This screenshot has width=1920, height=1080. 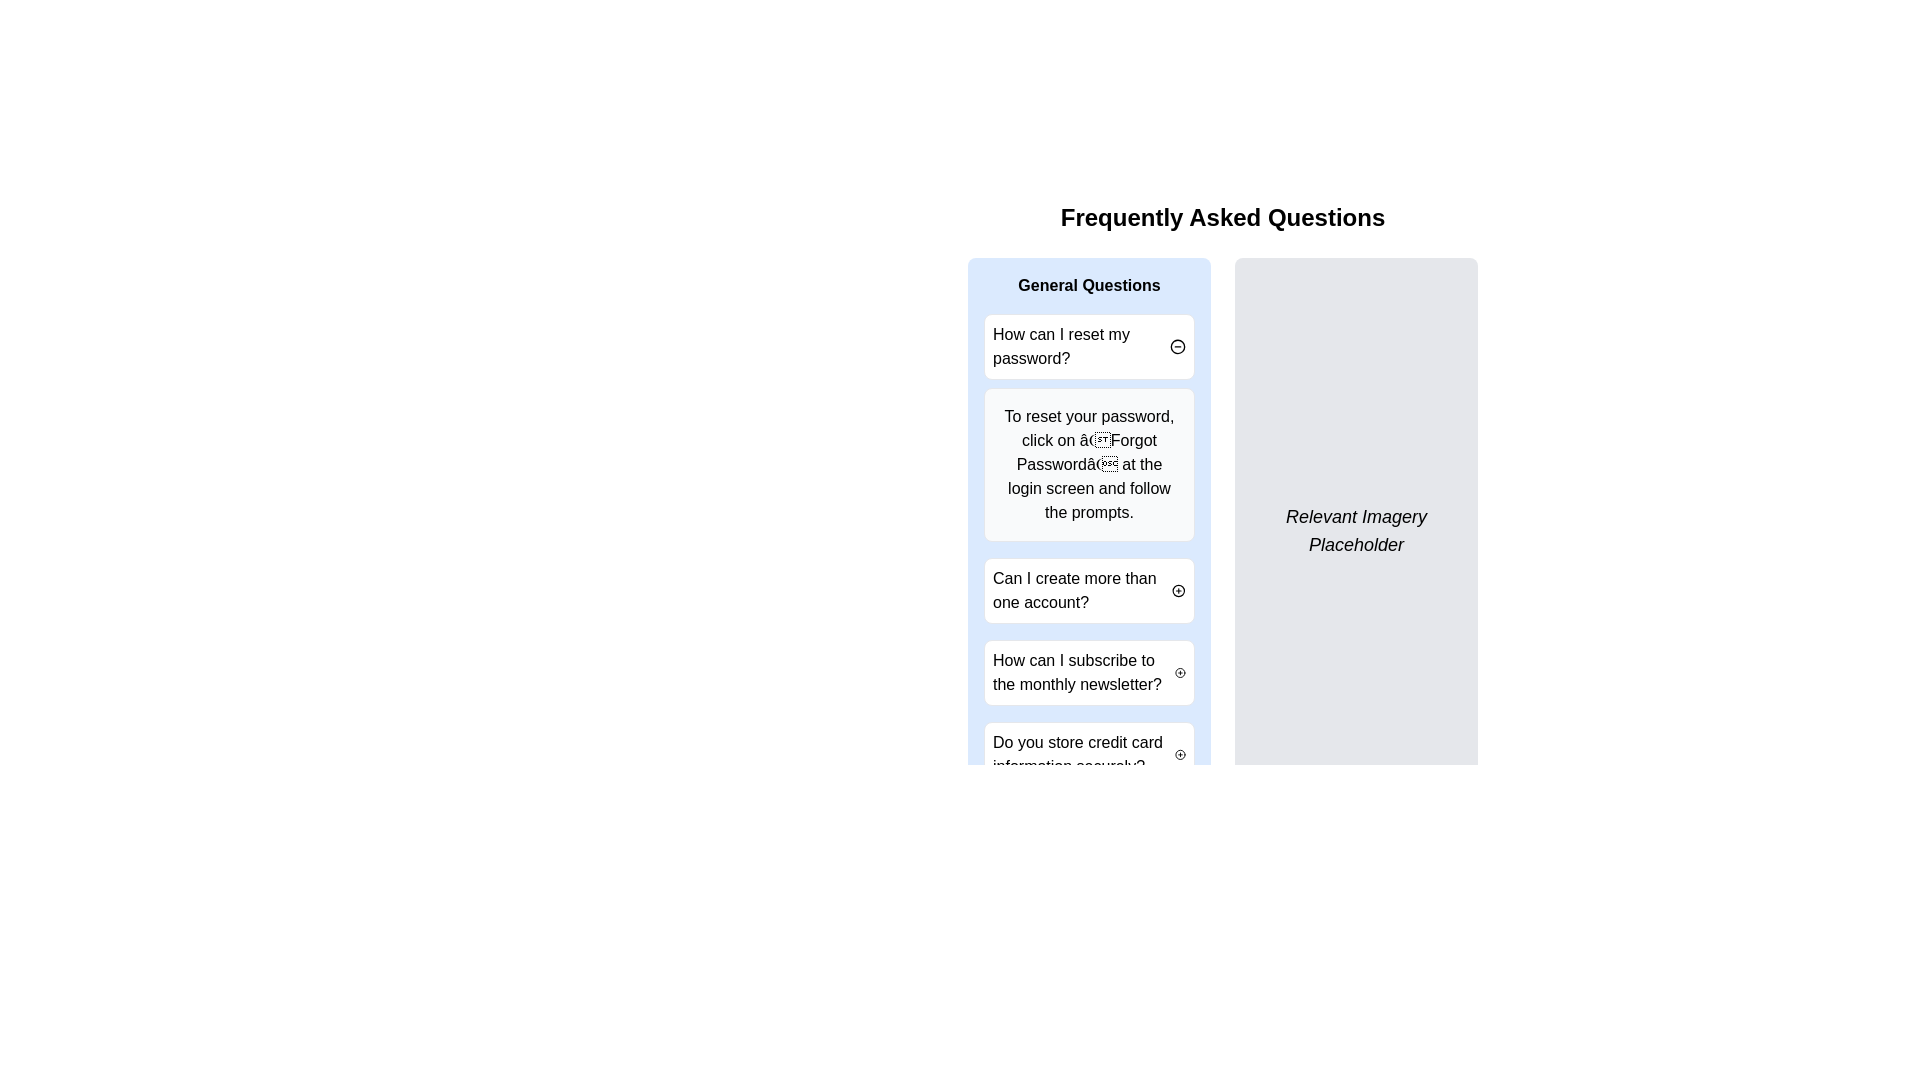 I want to click on the central circular SVG graphic element associated with the fourth question in the FAQ list, so click(x=1180, y=672).